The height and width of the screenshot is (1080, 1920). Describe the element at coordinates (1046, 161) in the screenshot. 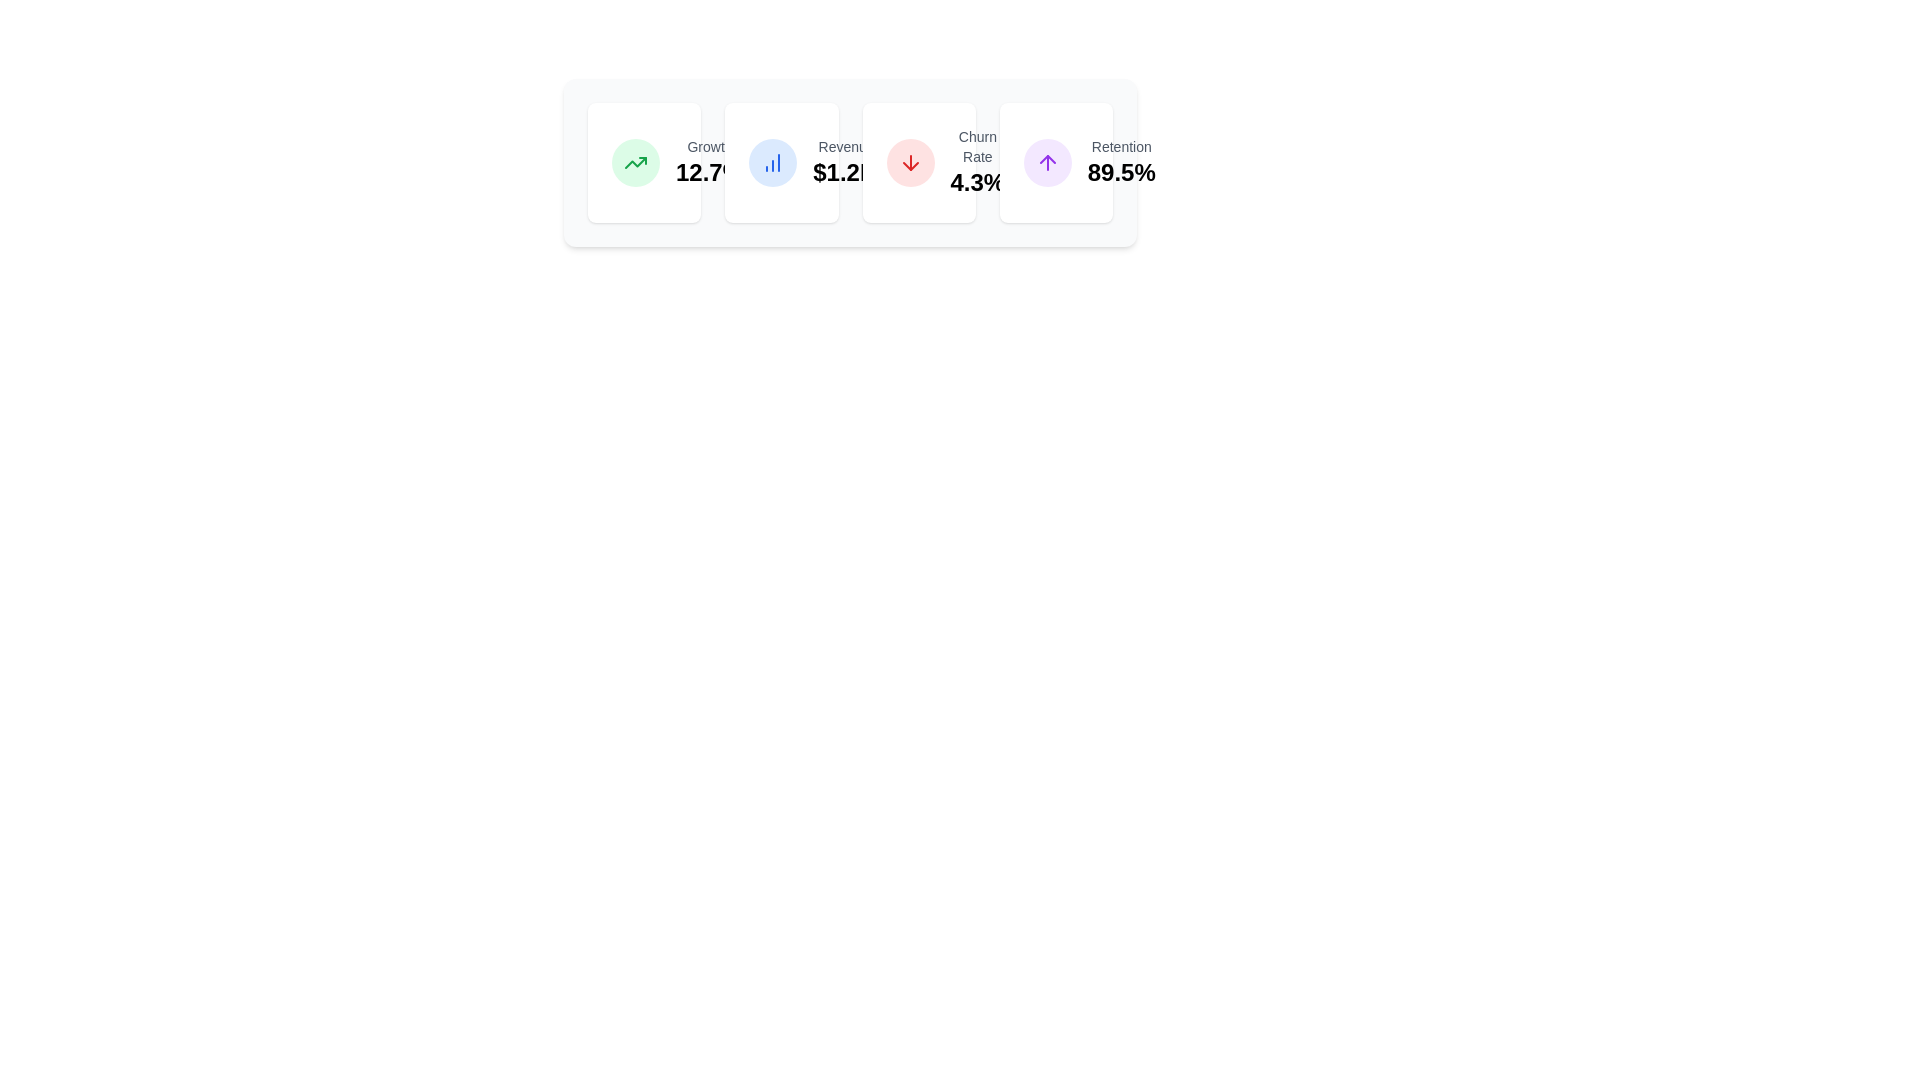

I see `the vibrant purple upward arrow icon within the rounded button that represents 'Retention'` at that location.